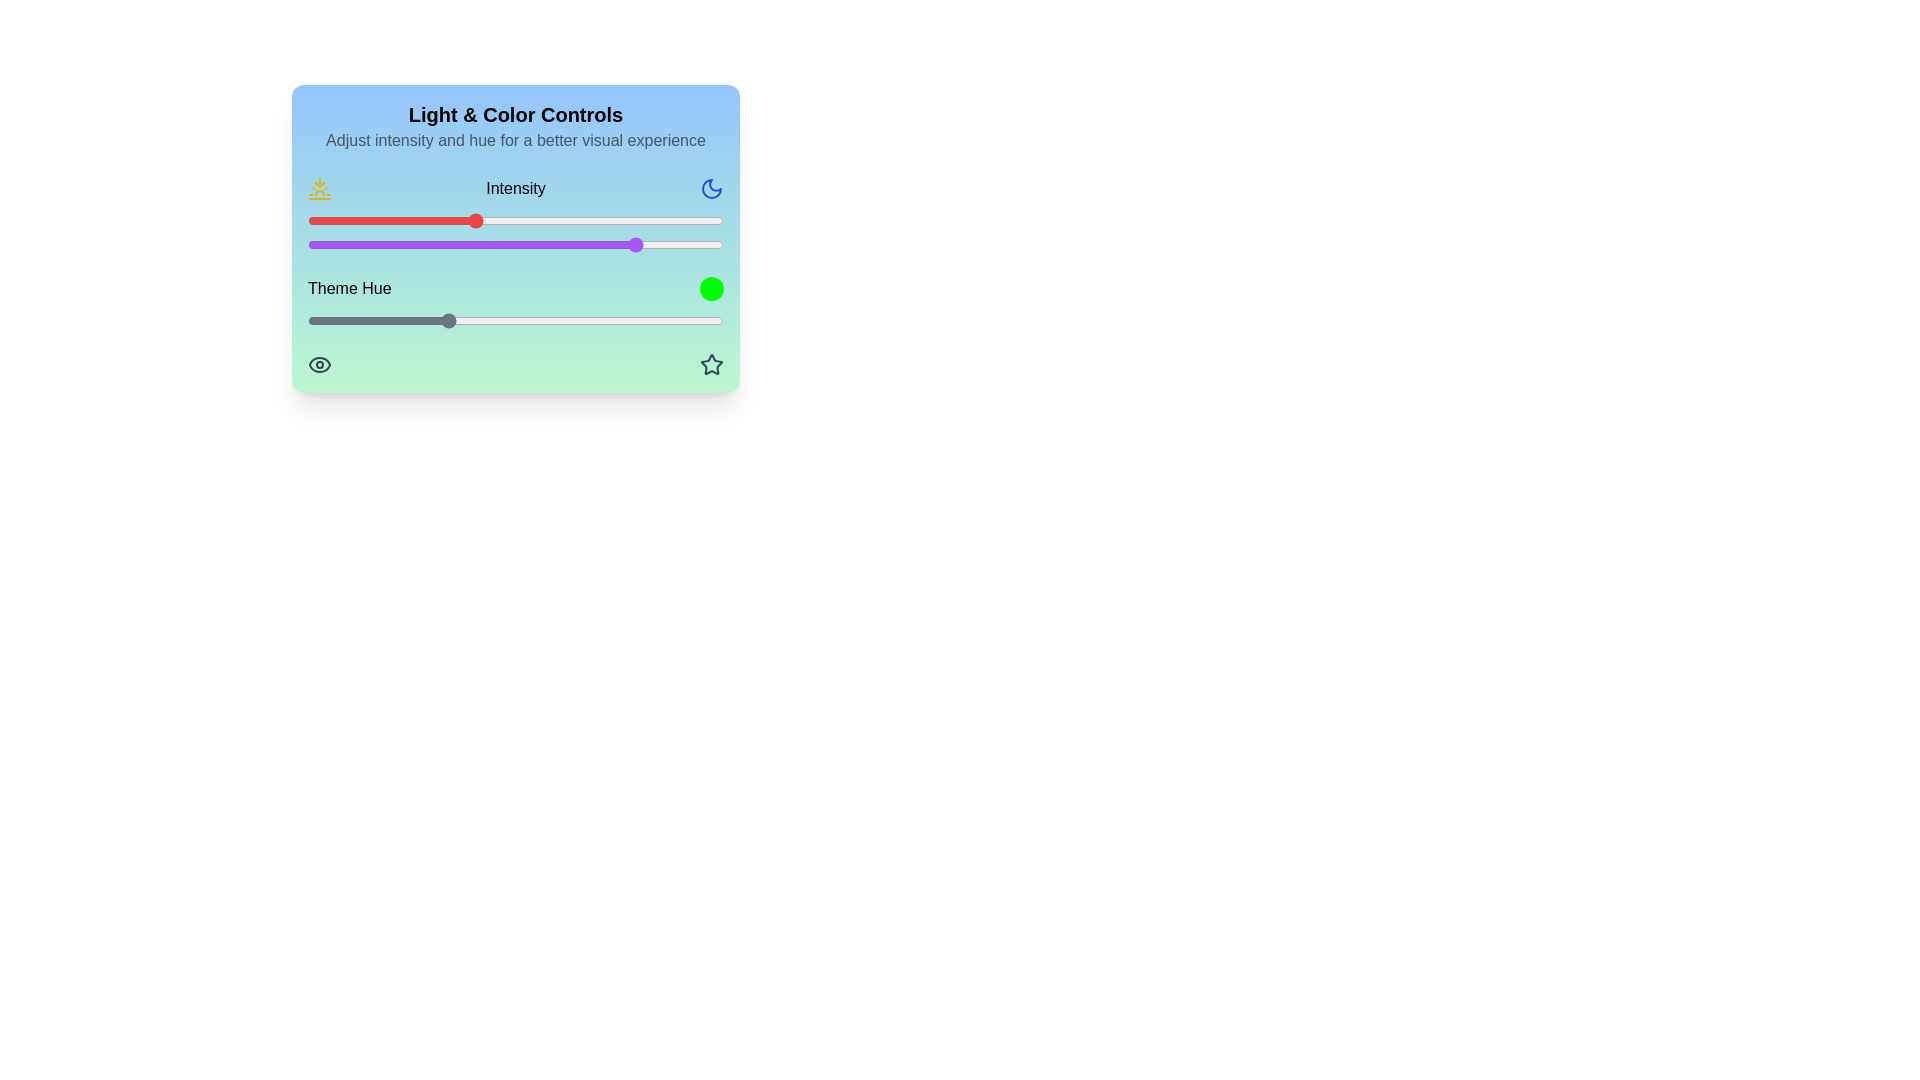 The image size is (1920, 1080). What do you see at coordinates (511, 220) in the screenshot?
I see `intensity` at bounding box center [511, 220].